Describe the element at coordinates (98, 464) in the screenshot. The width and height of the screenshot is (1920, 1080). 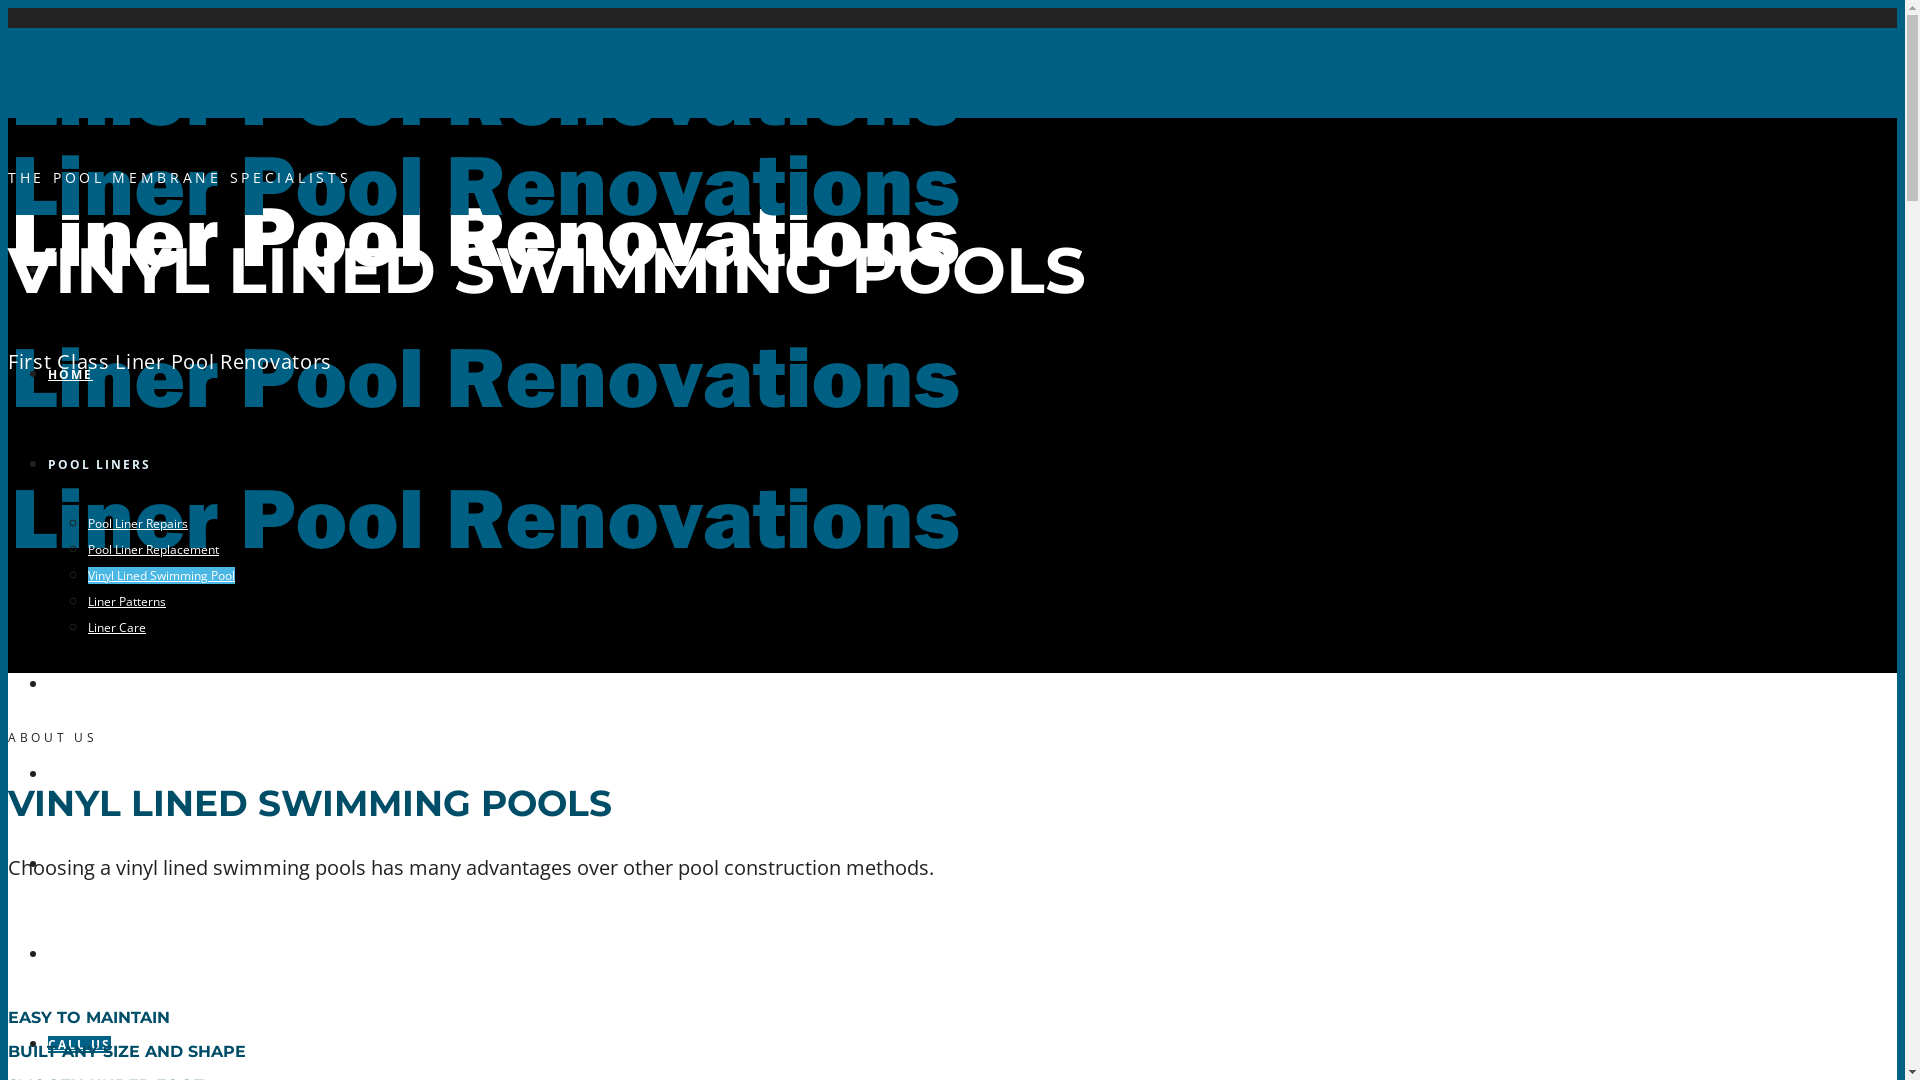
I see `'POOL LINERS'` at that location.